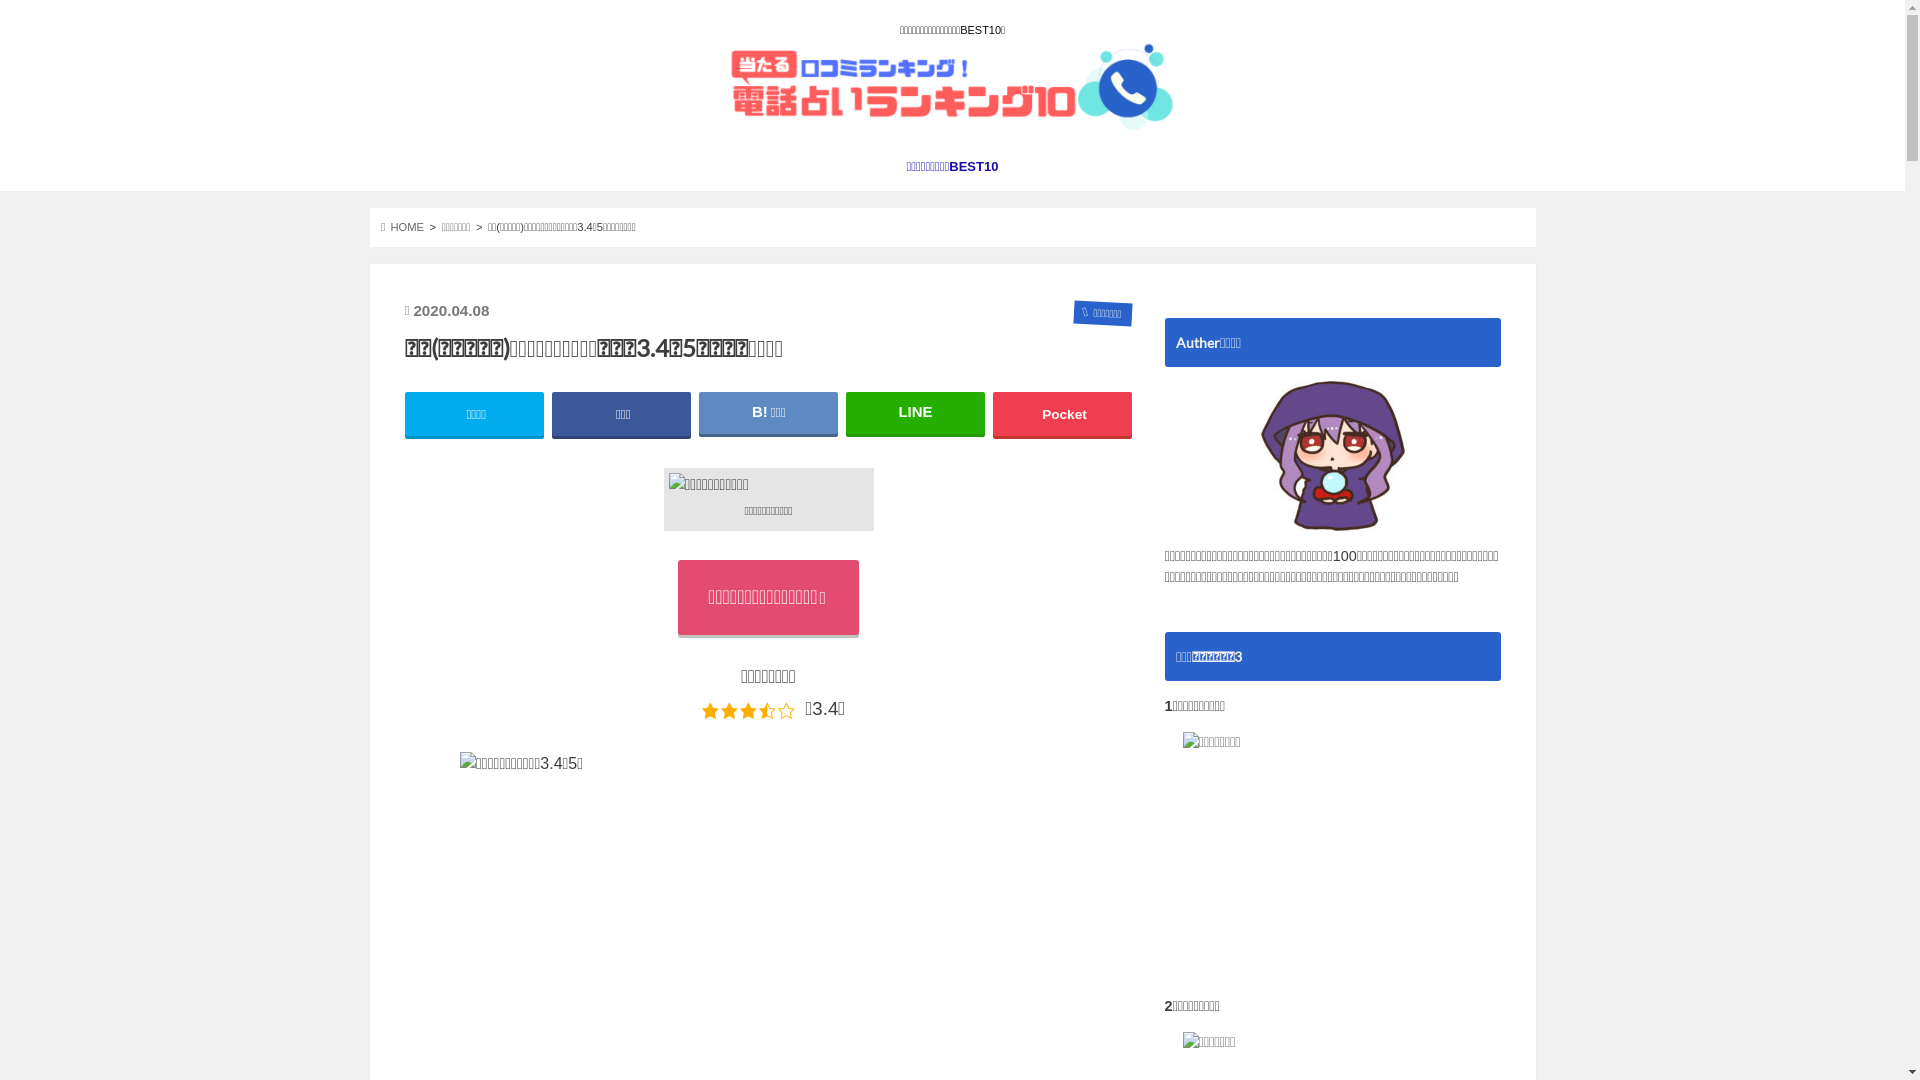 This screenshot has width=1920, height=1080. Describe the element at coordinates (993, 412) in the screenshot. I see `'Pocket'` at that location.